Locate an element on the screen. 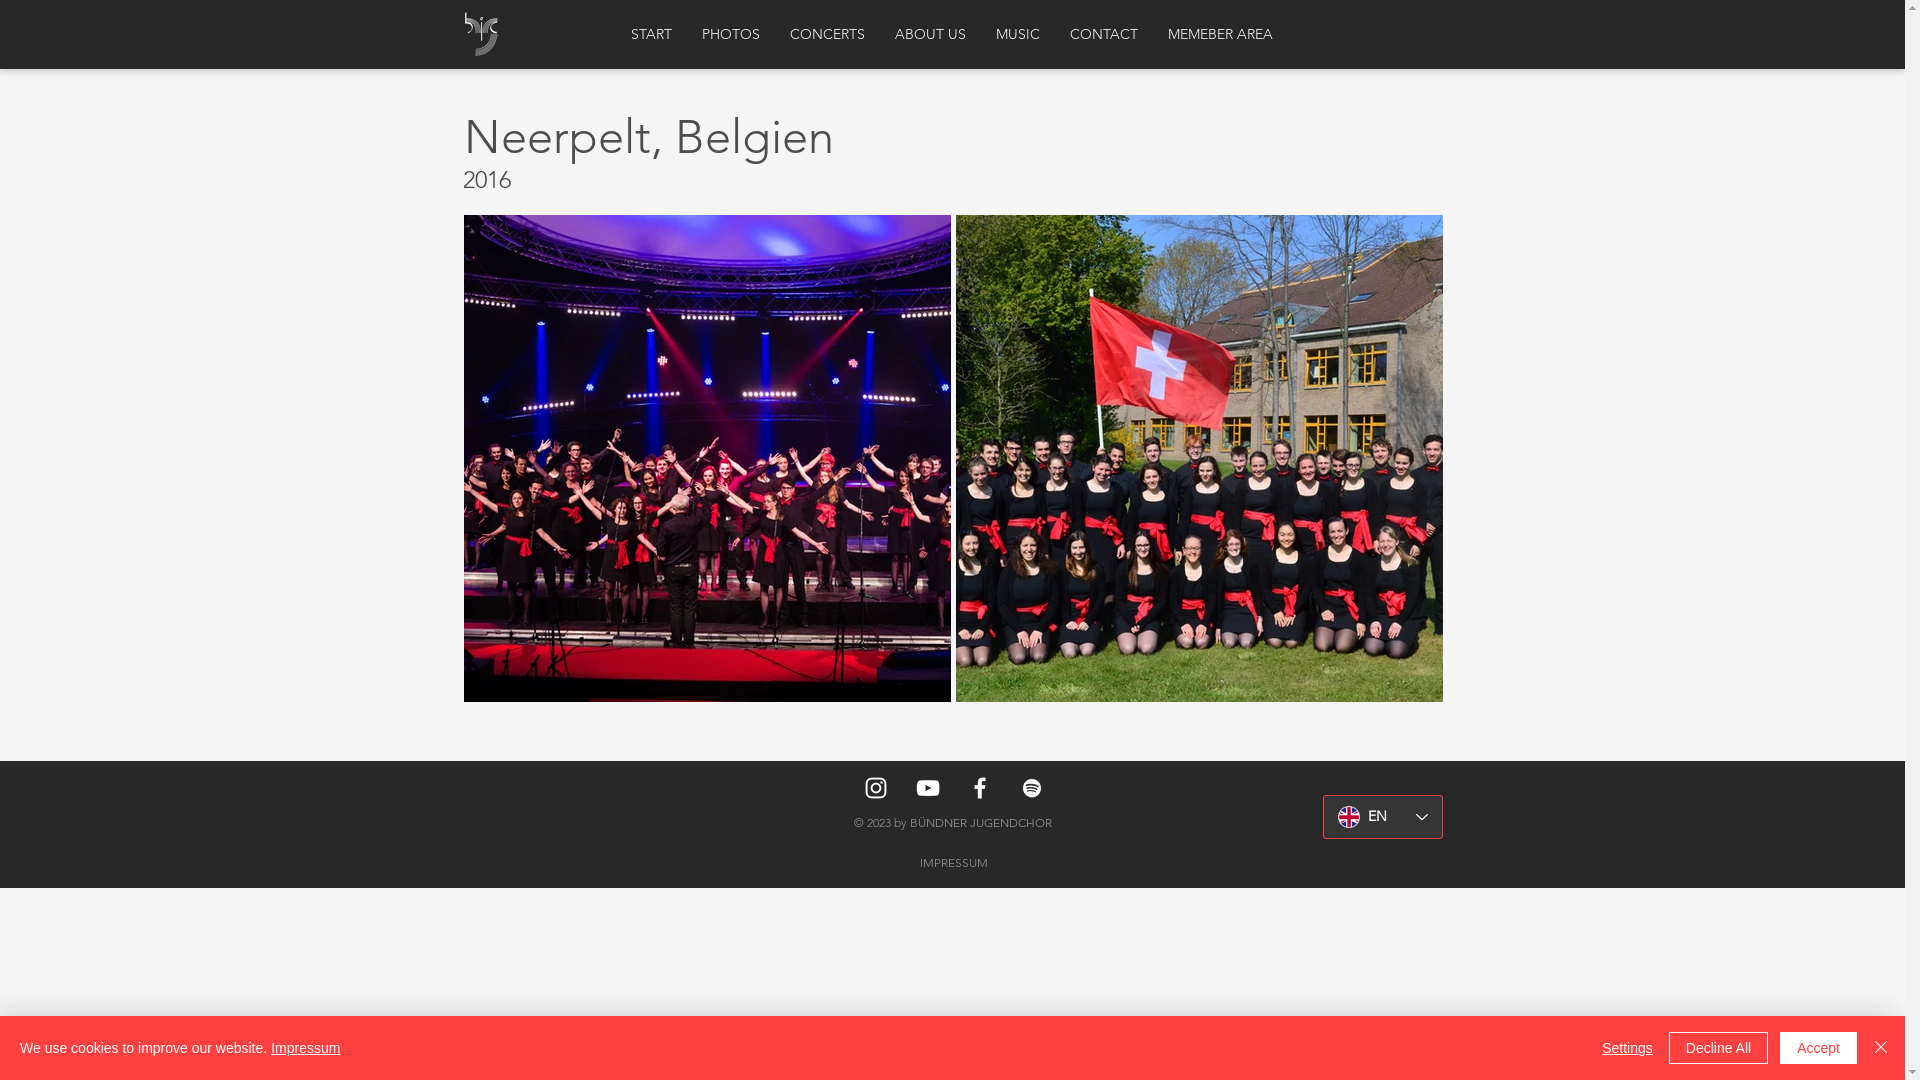 The image size is (1920, 1080). 'Decline All' is located at coordinates (1717, 1047).